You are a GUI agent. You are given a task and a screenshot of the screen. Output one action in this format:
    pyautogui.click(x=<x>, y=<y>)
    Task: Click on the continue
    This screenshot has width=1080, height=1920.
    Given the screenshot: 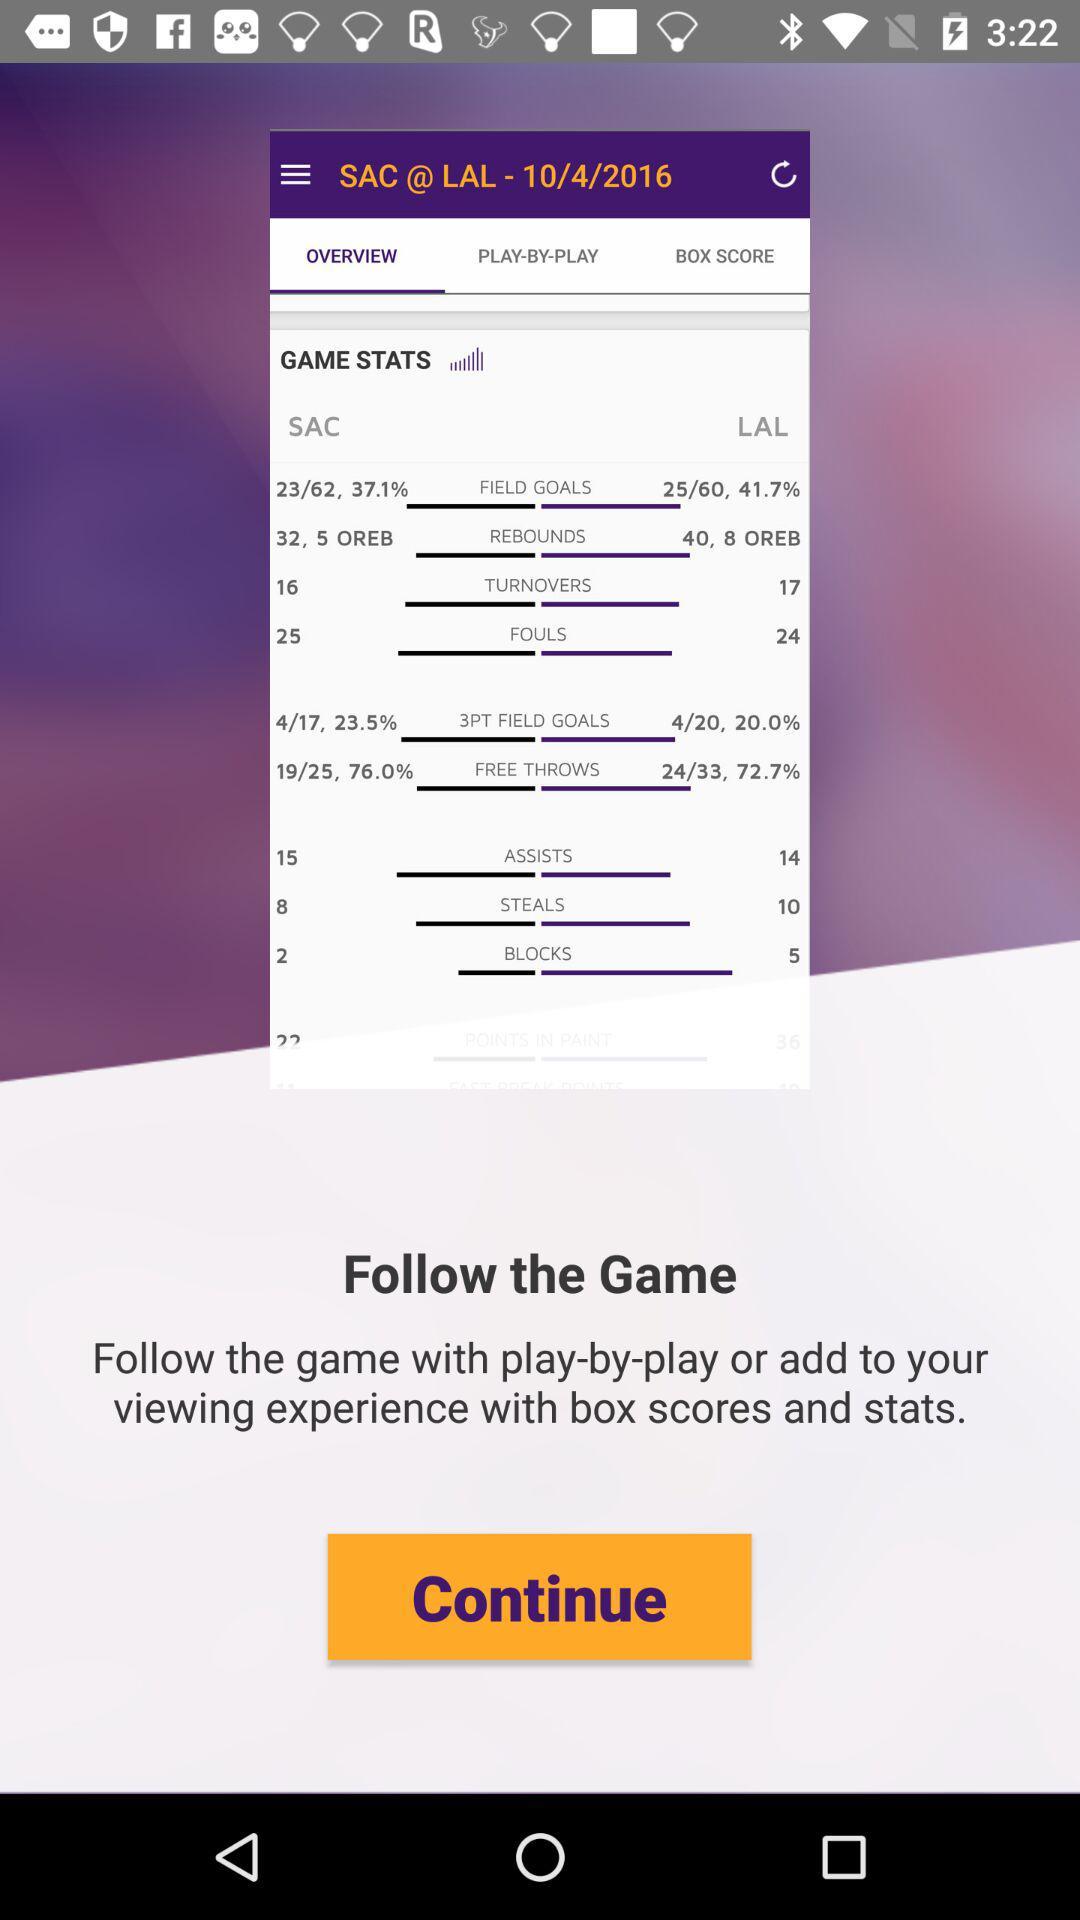 What is the action you would take?
    pyautogui.click(x=538, y=1595)
    